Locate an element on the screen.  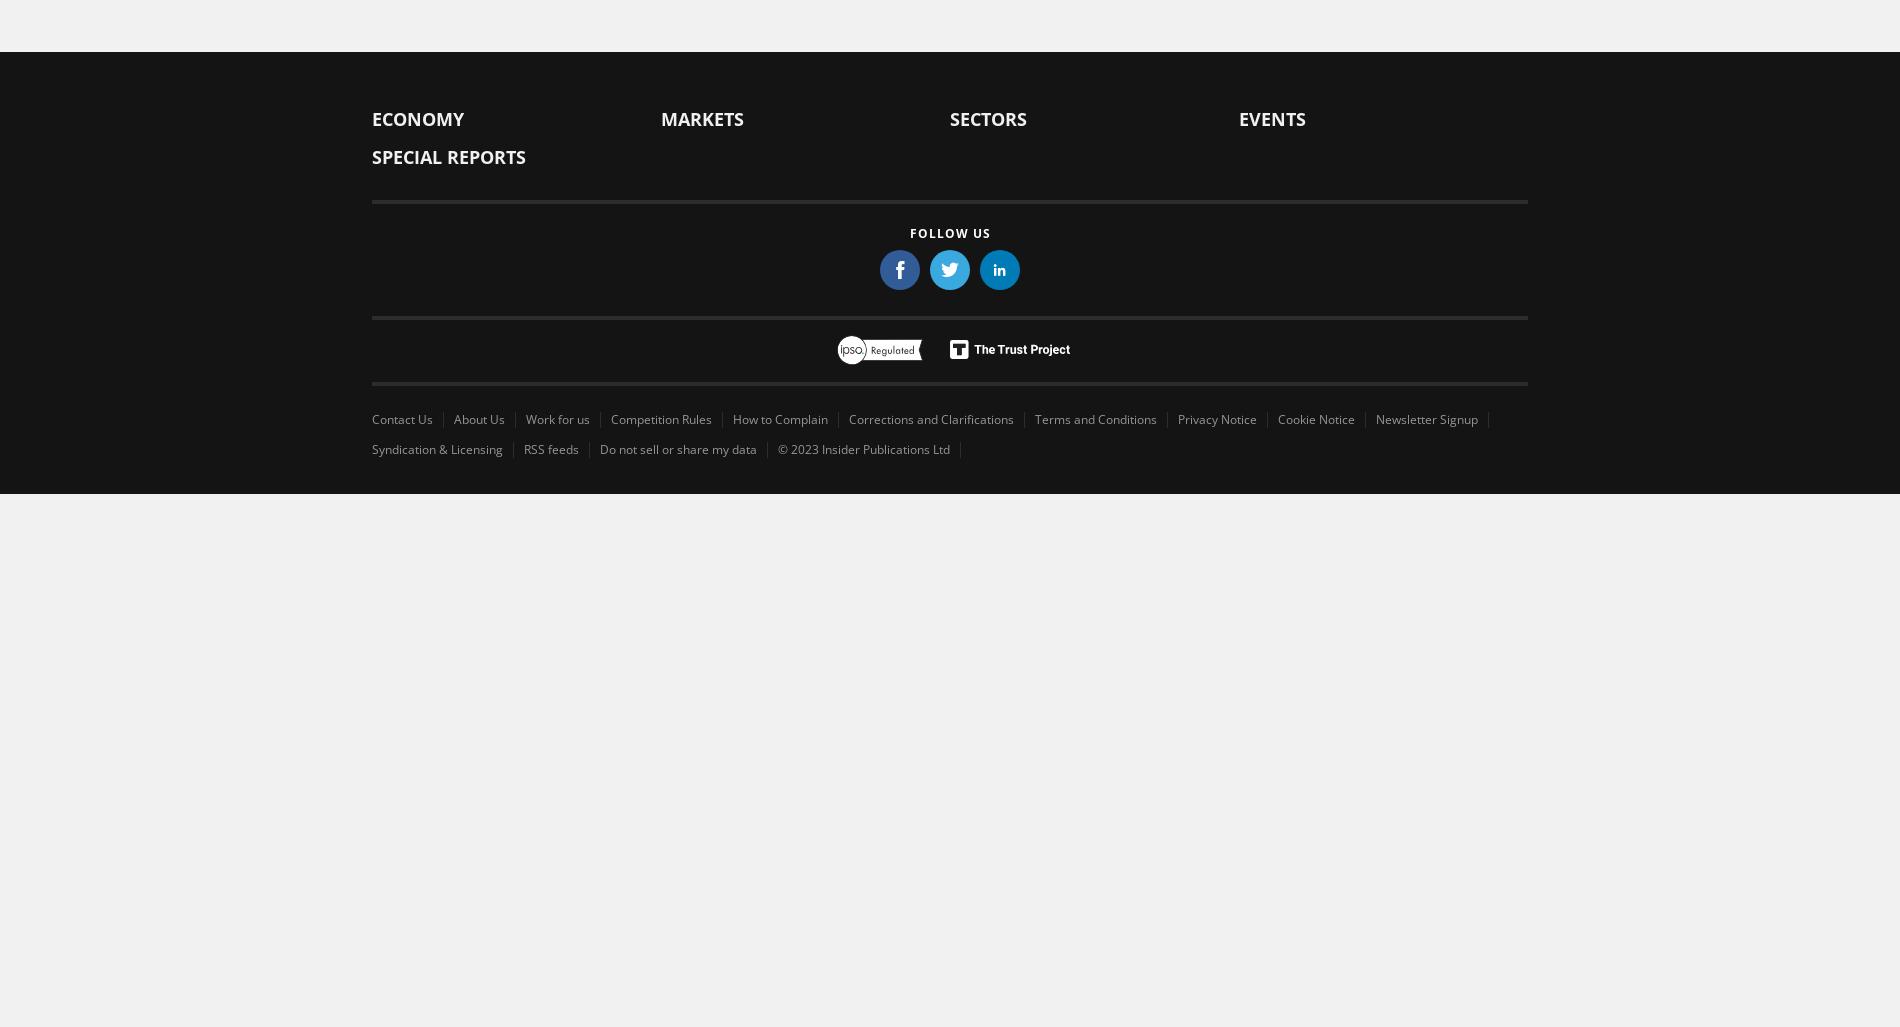
'Events' is located at coordinates (1271, 118).